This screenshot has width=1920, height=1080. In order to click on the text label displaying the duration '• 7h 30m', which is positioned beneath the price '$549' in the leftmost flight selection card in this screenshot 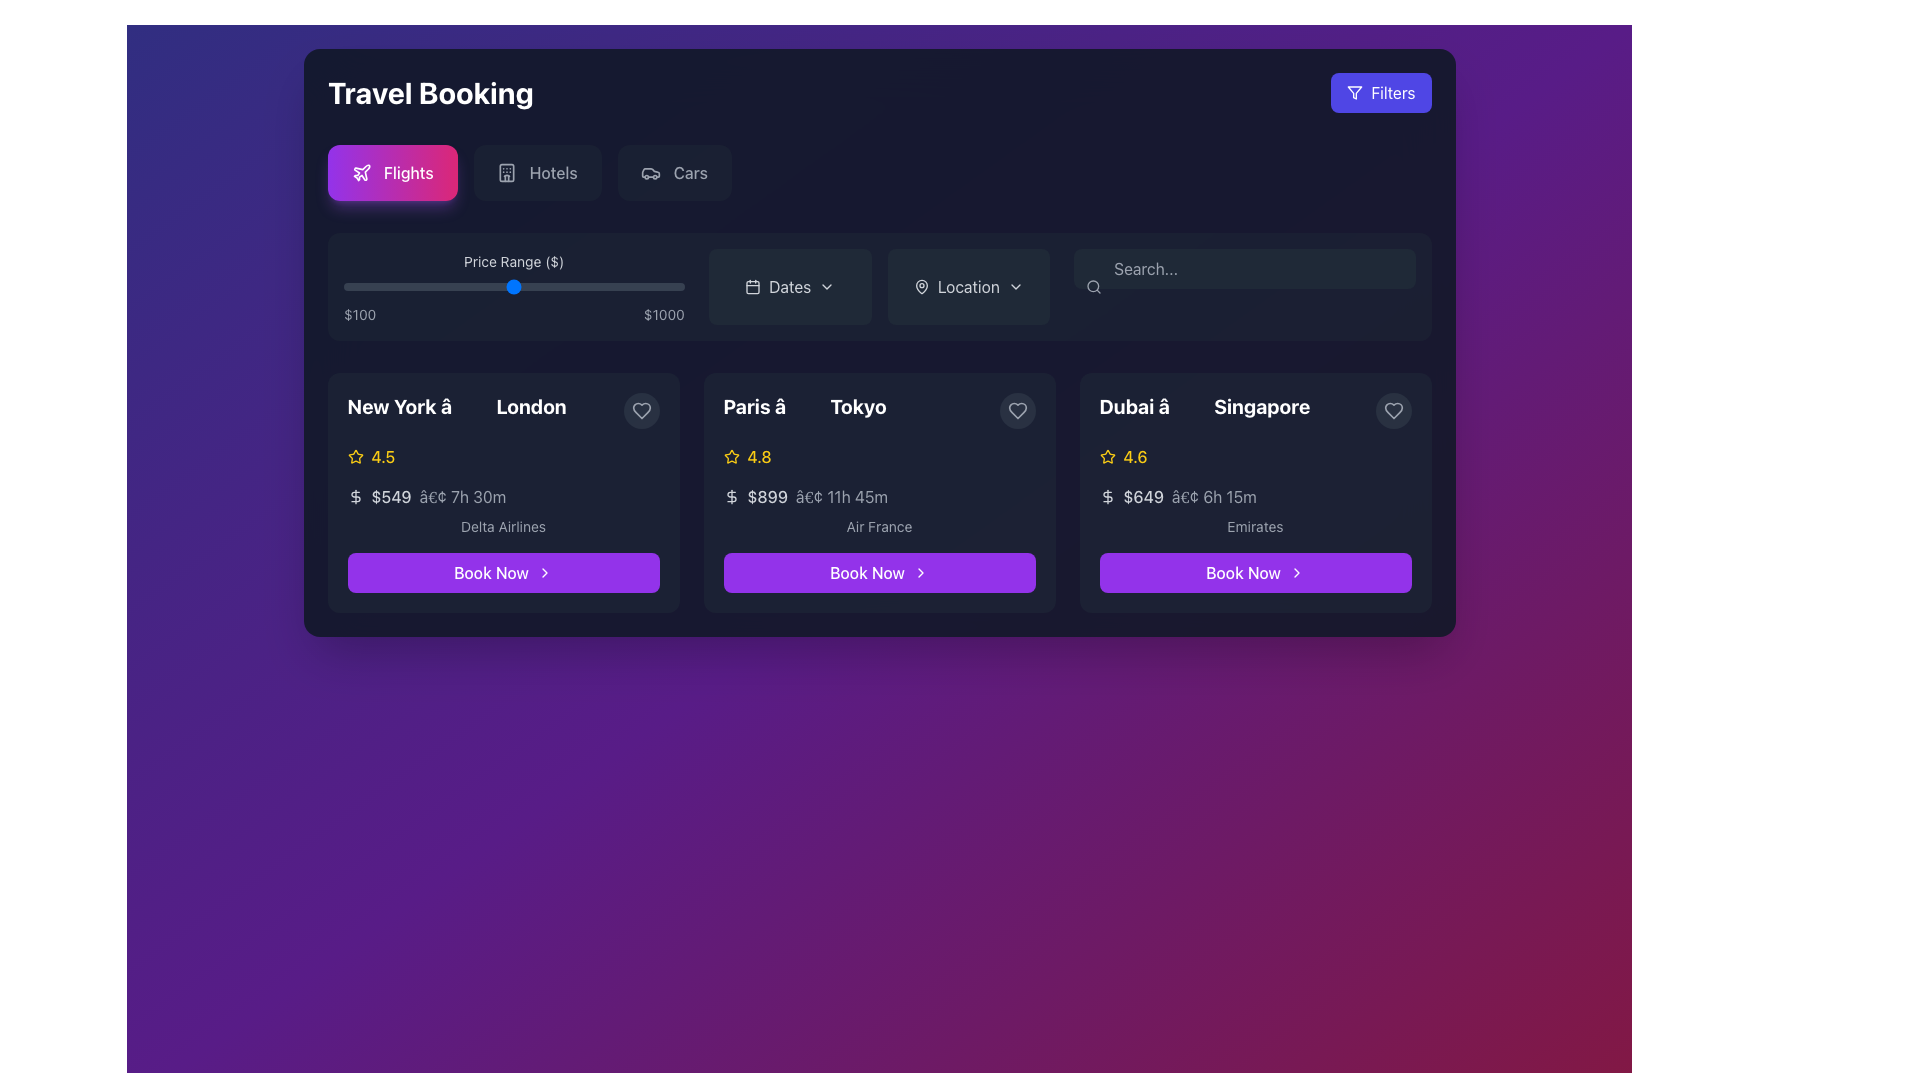, I will do `click(461, 496)`.